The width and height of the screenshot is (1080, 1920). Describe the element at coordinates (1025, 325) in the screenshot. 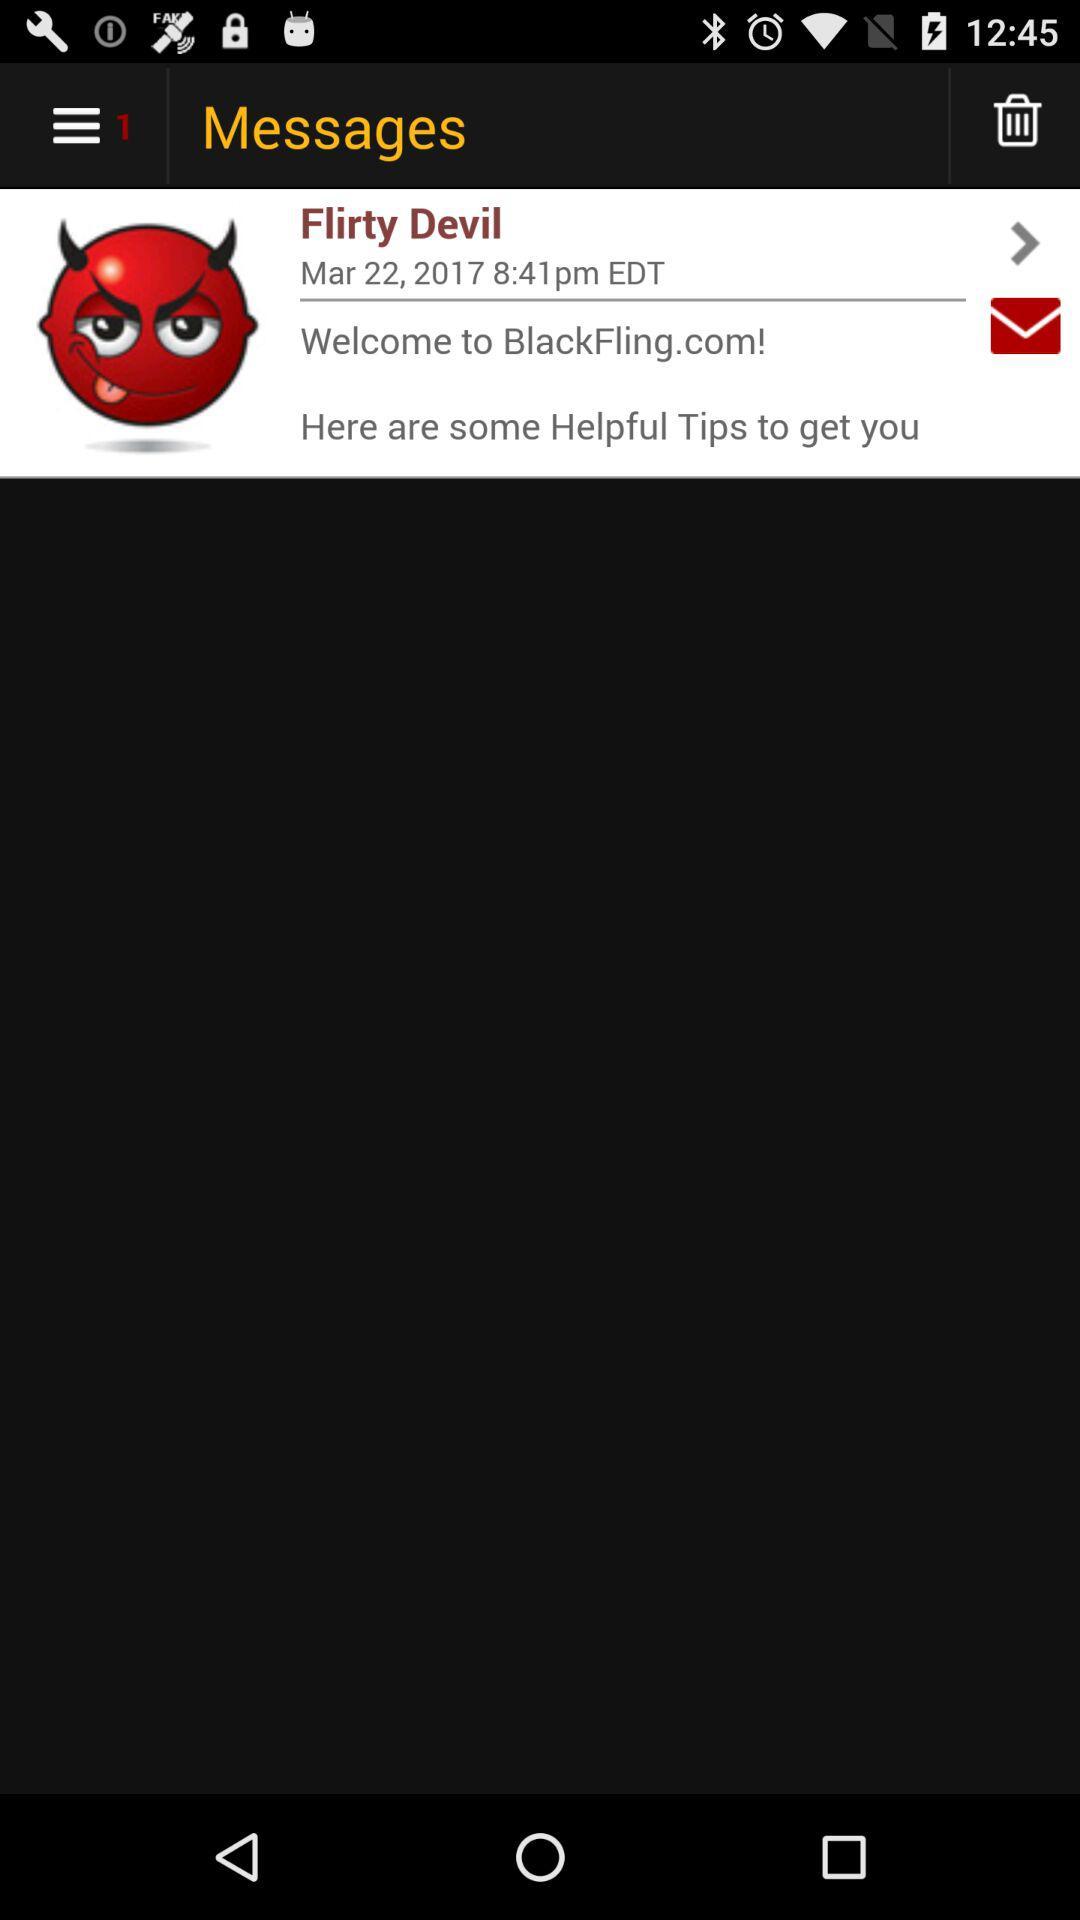

I see `app next to mar 22 2017 app` at that location.